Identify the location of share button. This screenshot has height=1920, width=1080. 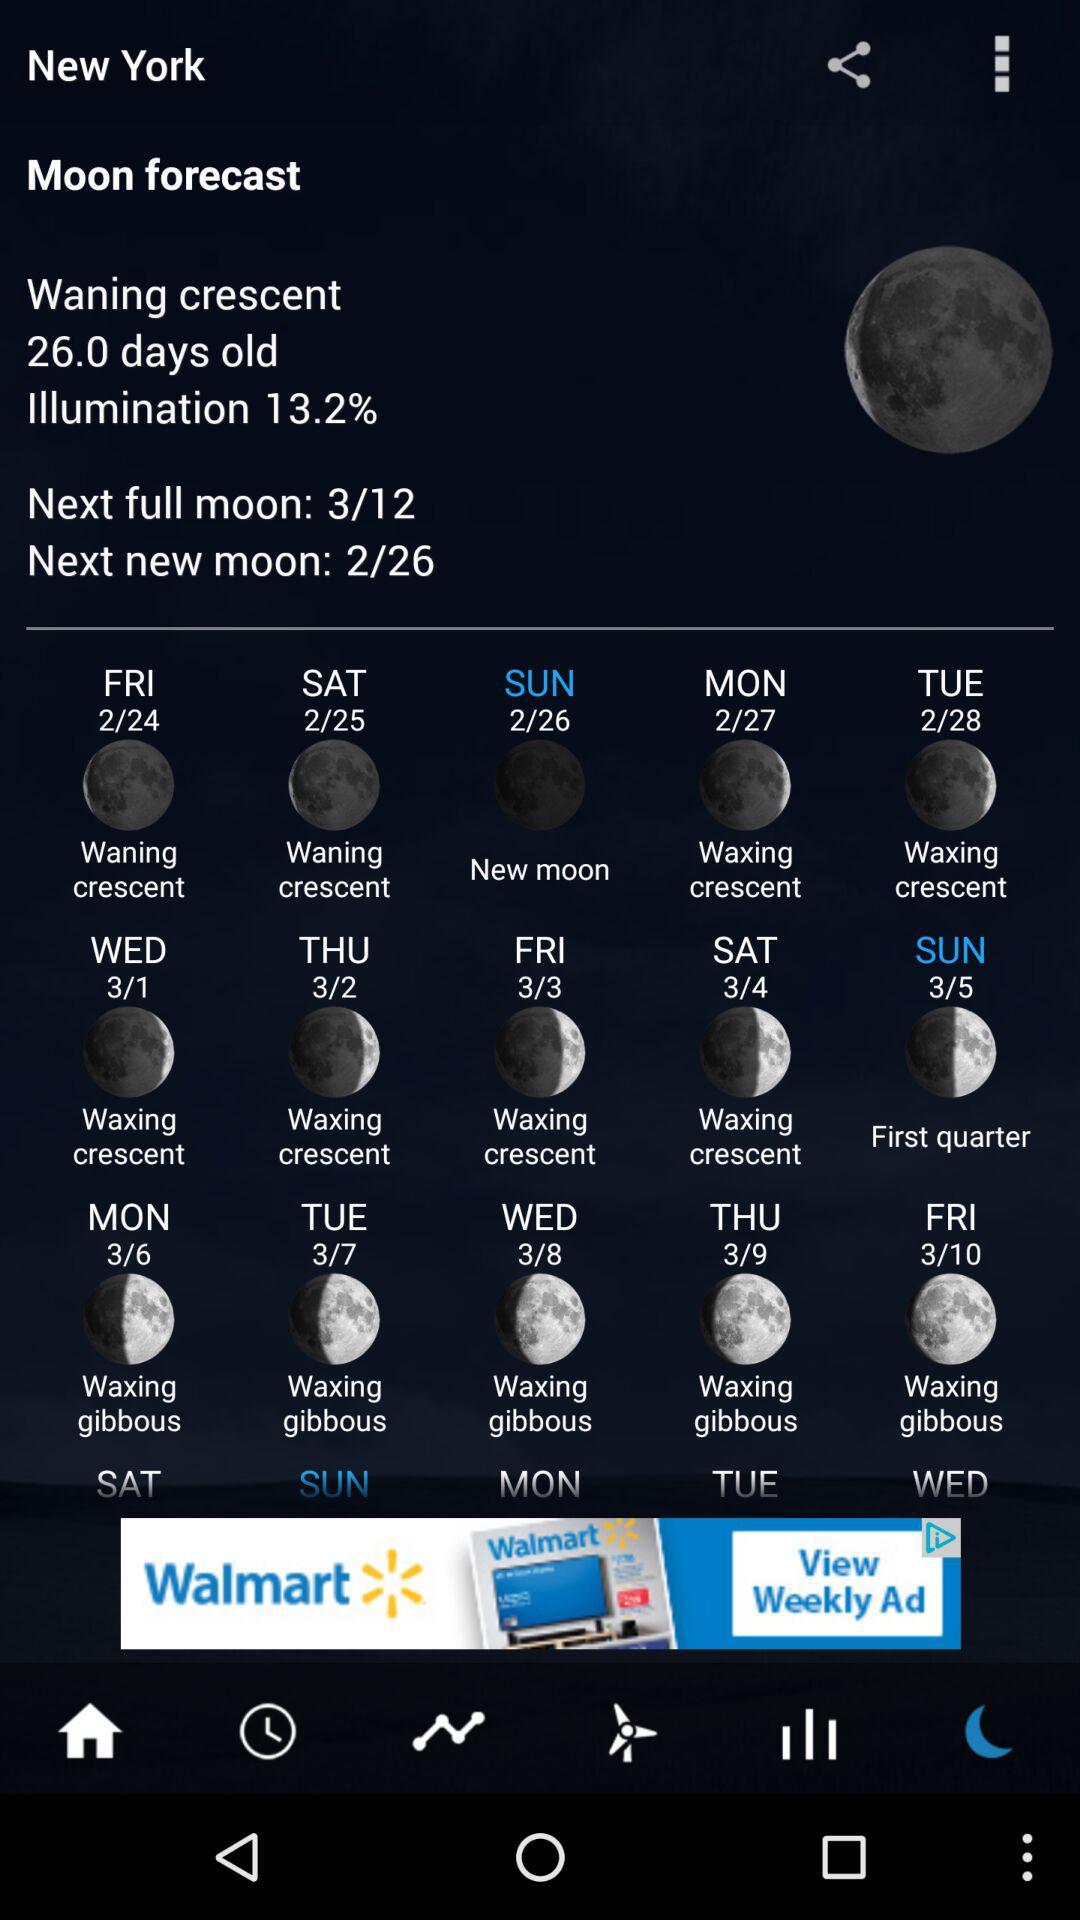
(848, 63).